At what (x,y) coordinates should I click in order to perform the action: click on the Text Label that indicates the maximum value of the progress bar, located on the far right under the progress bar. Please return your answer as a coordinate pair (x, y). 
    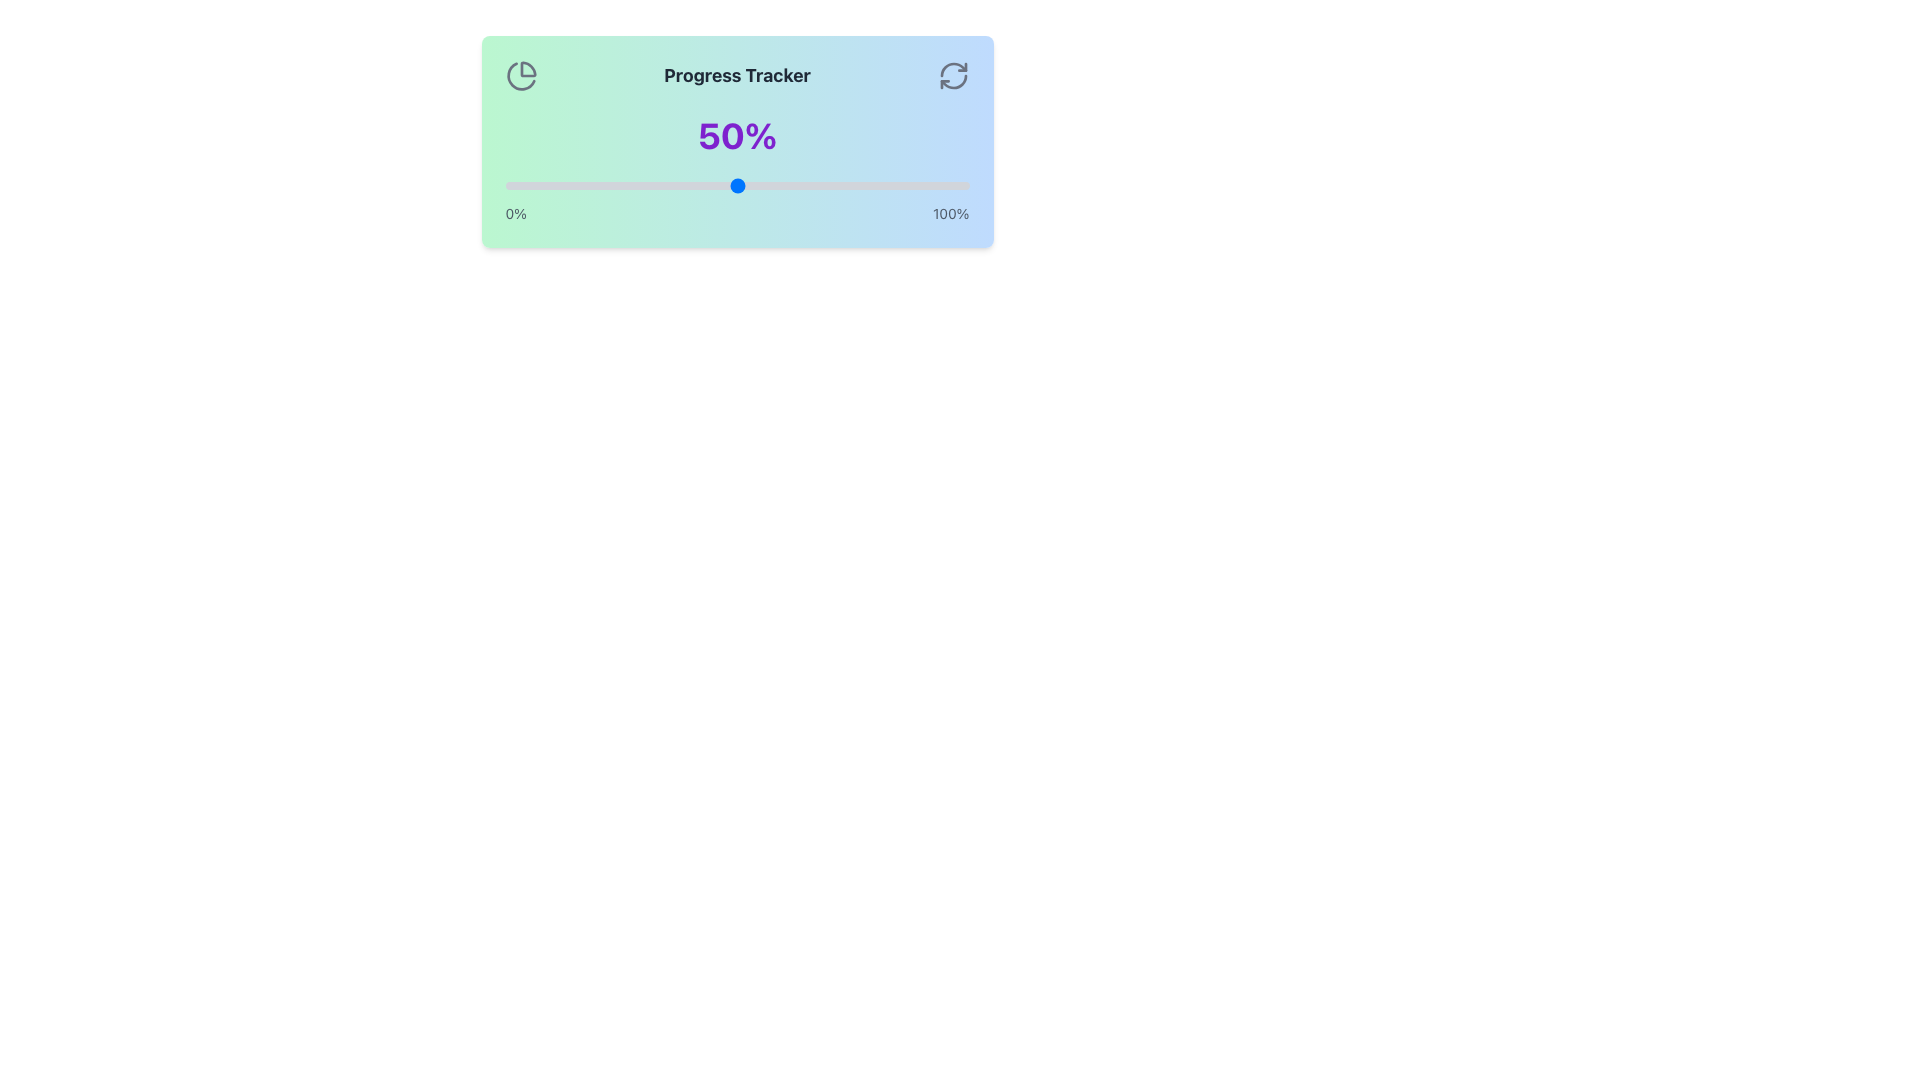
    Looking at the image, I should click on (950, 213).